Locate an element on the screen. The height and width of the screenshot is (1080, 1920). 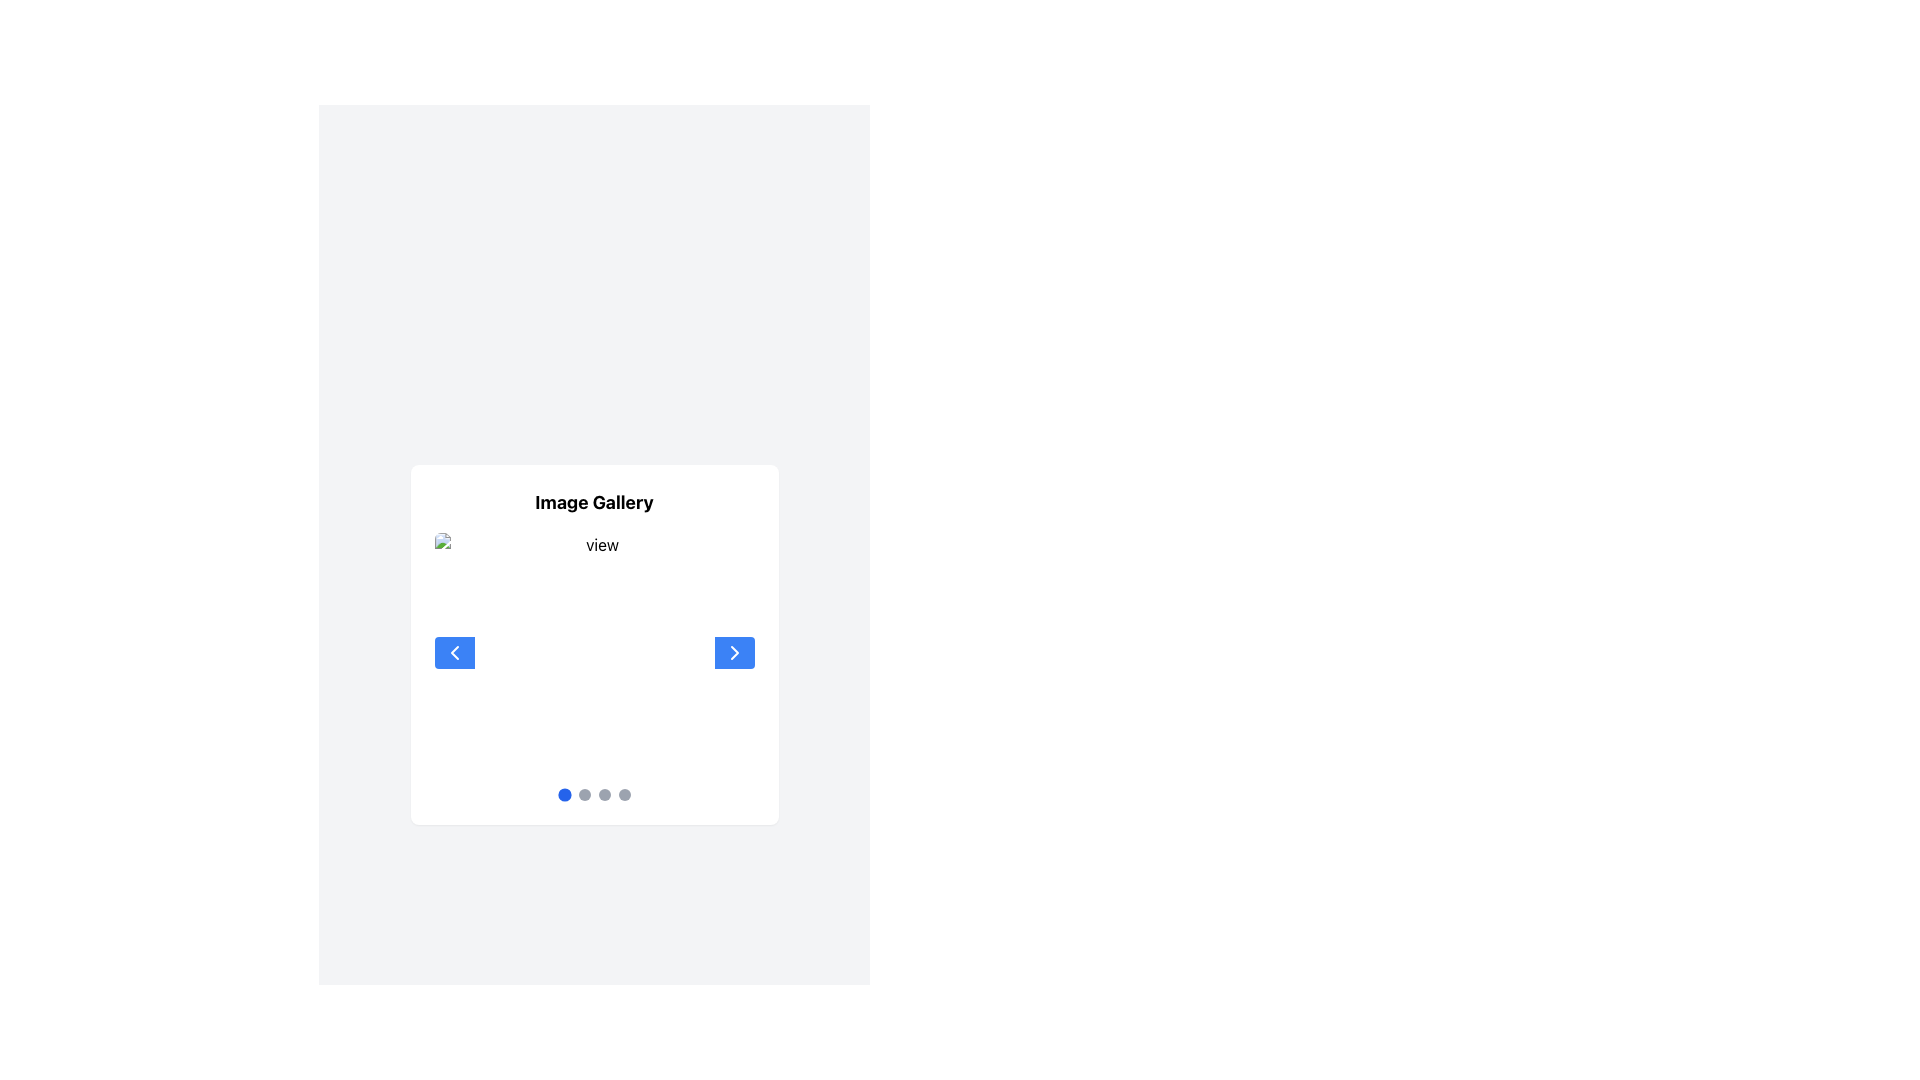
the right-facing chevron SVG icon located in the bottom right navigation button of the main content area is located at coordinates (733, 652).